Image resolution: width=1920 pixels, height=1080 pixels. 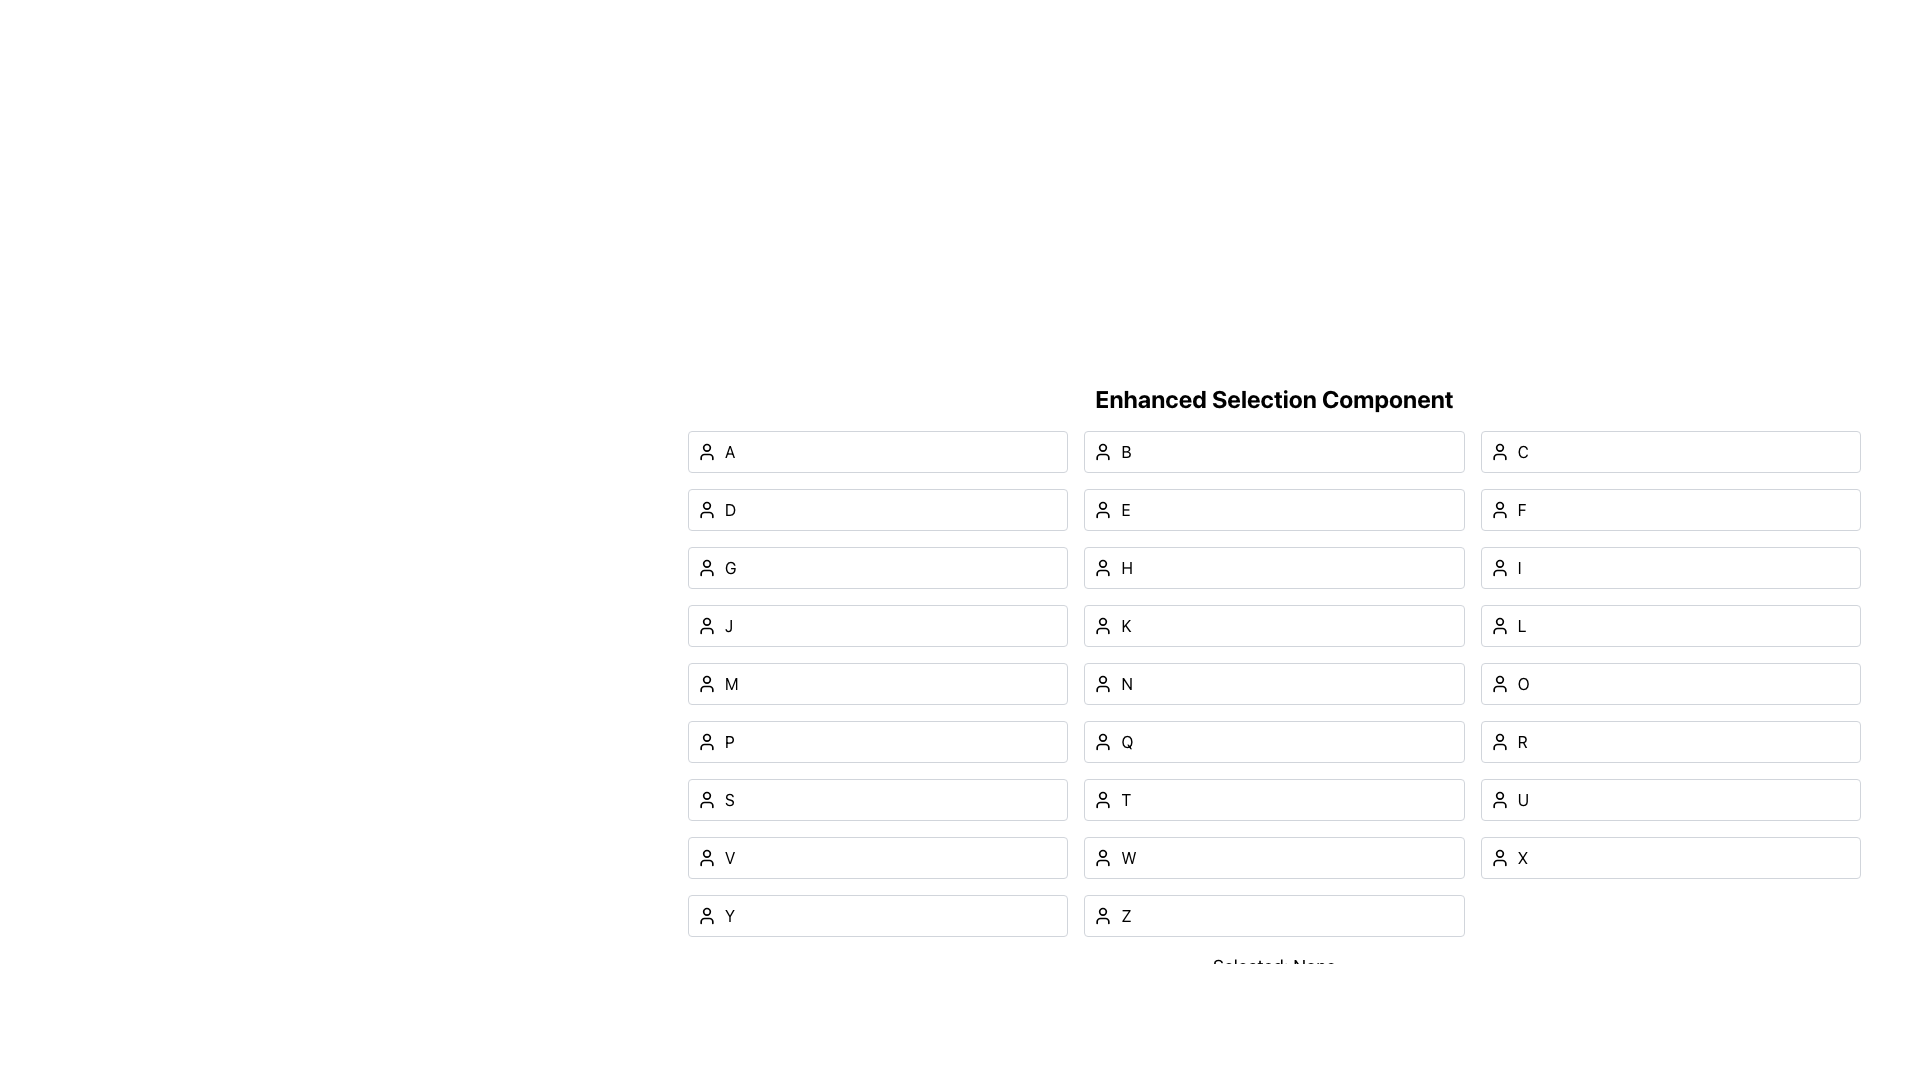 What do you see at coordinates (706, 682) in the screenshot?
I see `the user icon represented by a small icon resembling a simplified human figure, located in the middle of the grid within the left column labeled 'M'` at bounding box center [706, 682].